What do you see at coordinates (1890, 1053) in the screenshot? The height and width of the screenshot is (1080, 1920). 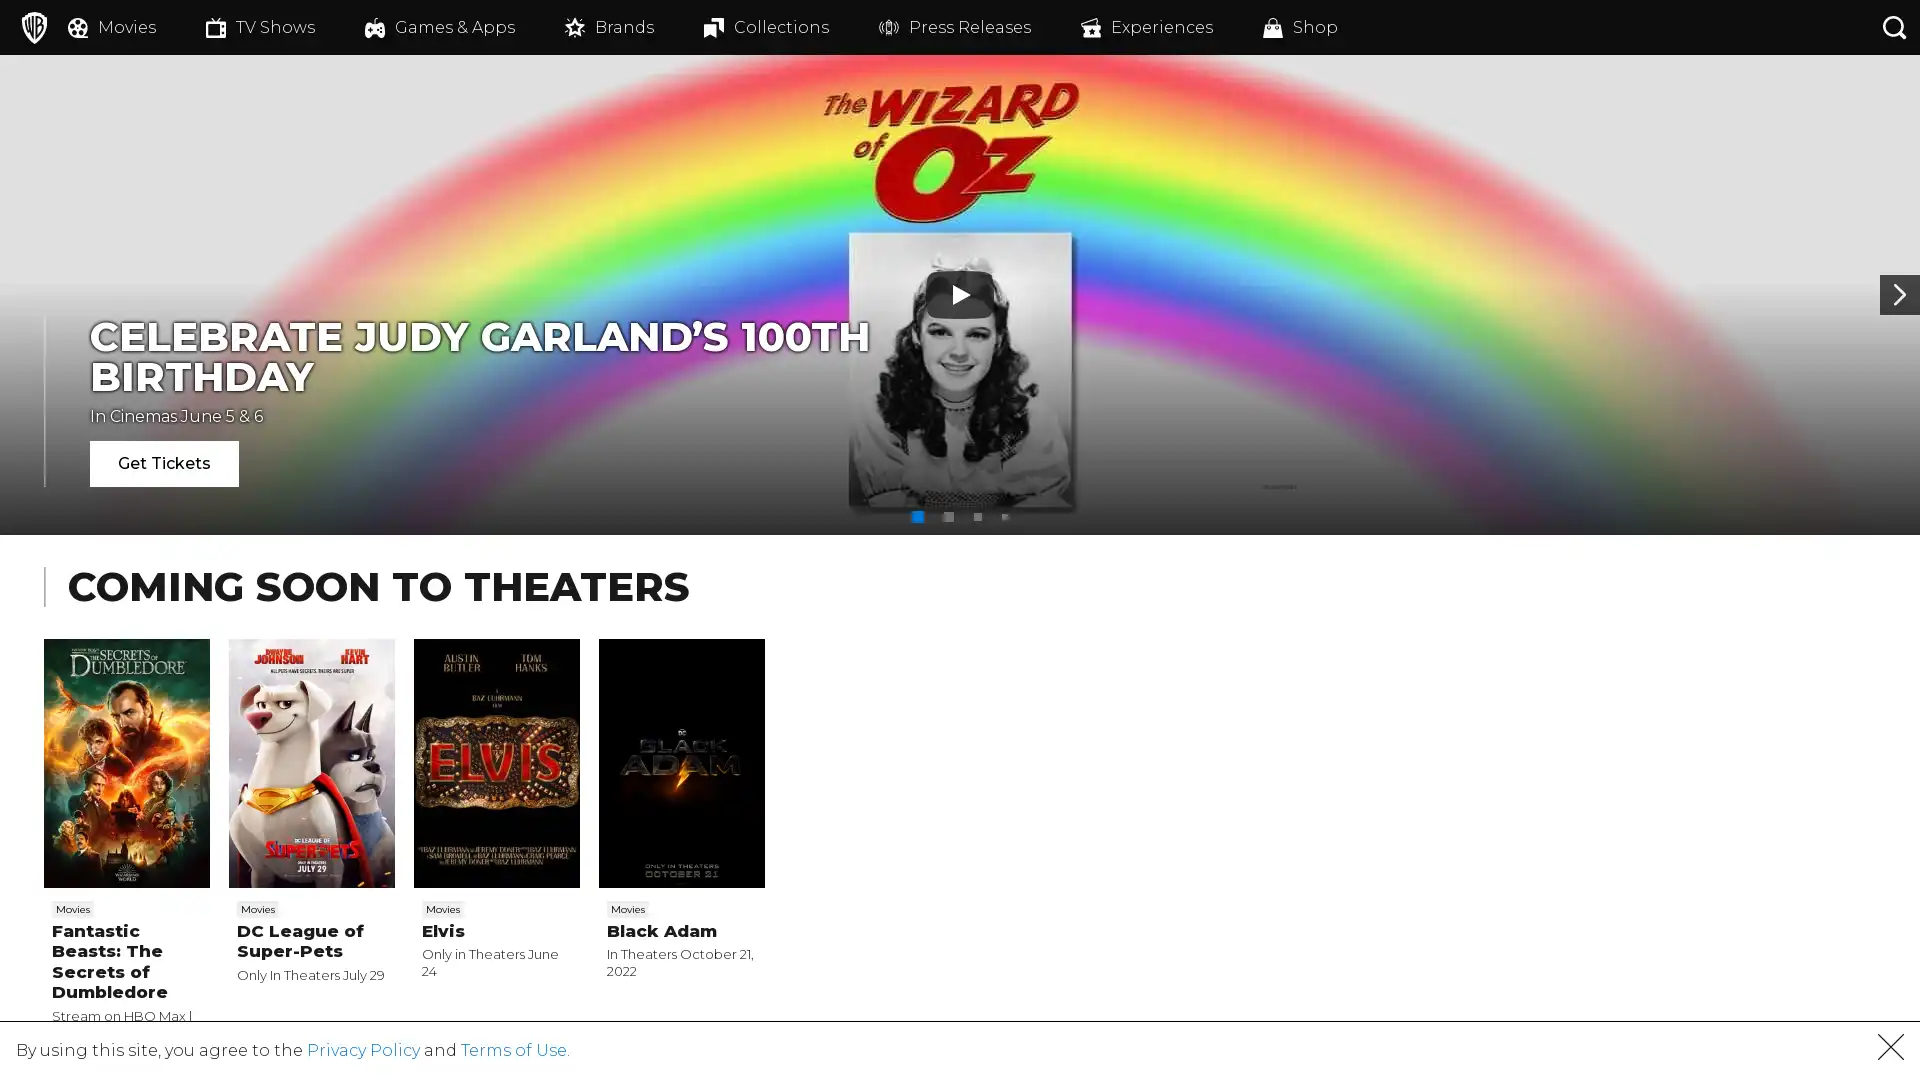 I see `Close` at bounding box center [1890, 1053].